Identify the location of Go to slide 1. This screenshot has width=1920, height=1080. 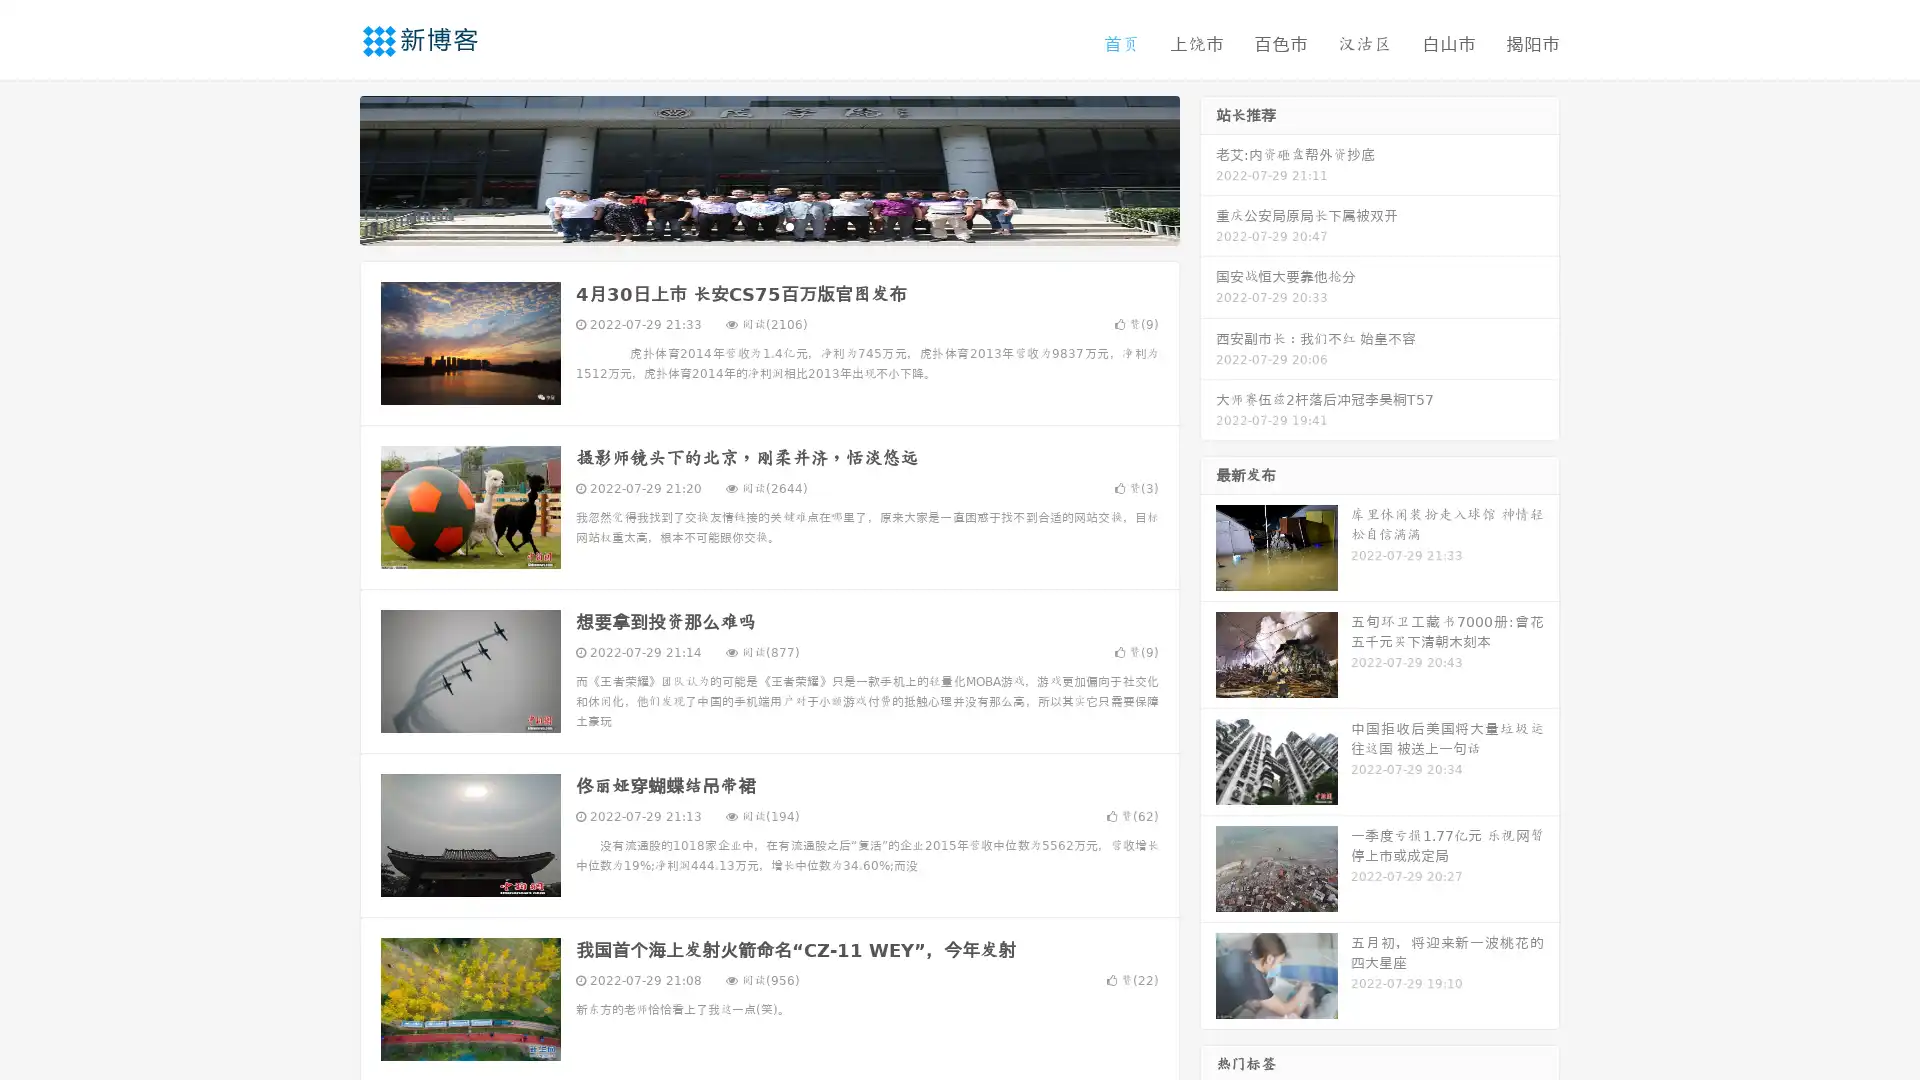
(748, 225).